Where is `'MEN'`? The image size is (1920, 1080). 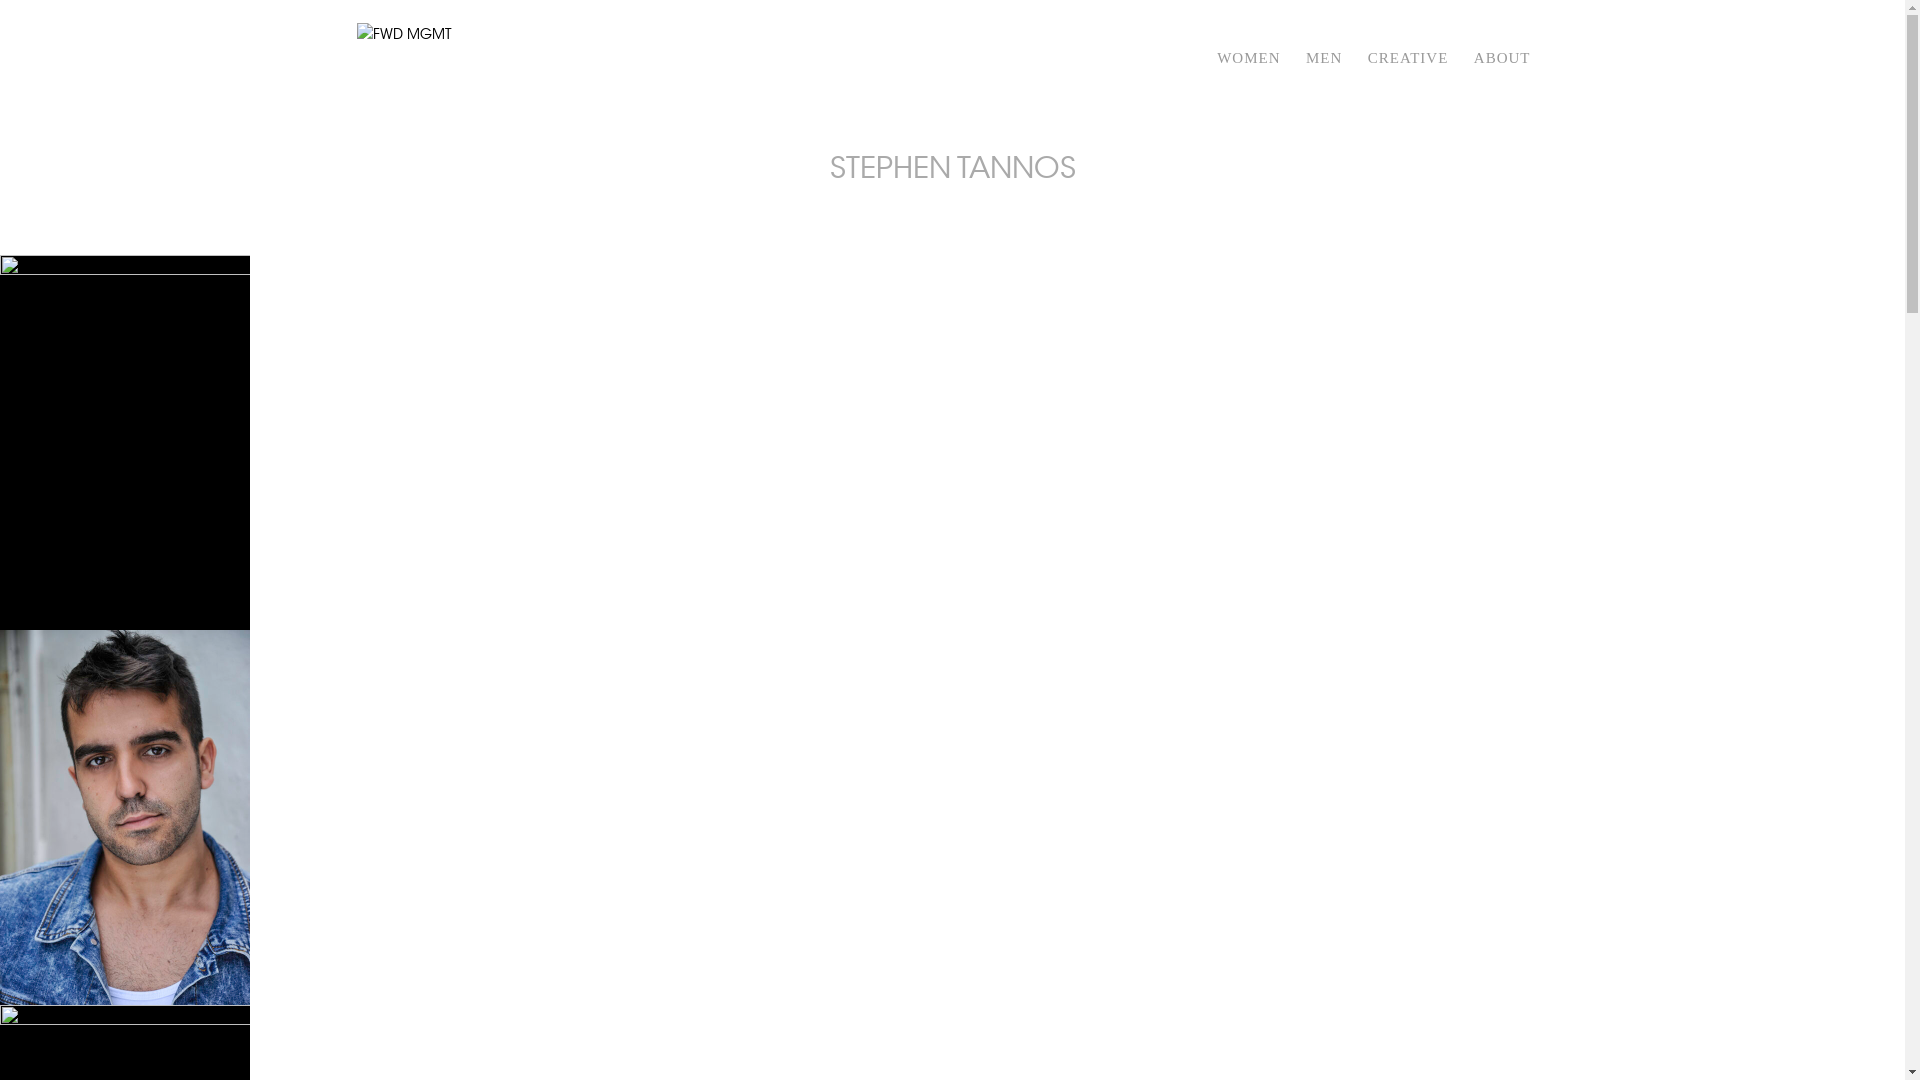 'MEN' is located at coordinates (1324, 82).